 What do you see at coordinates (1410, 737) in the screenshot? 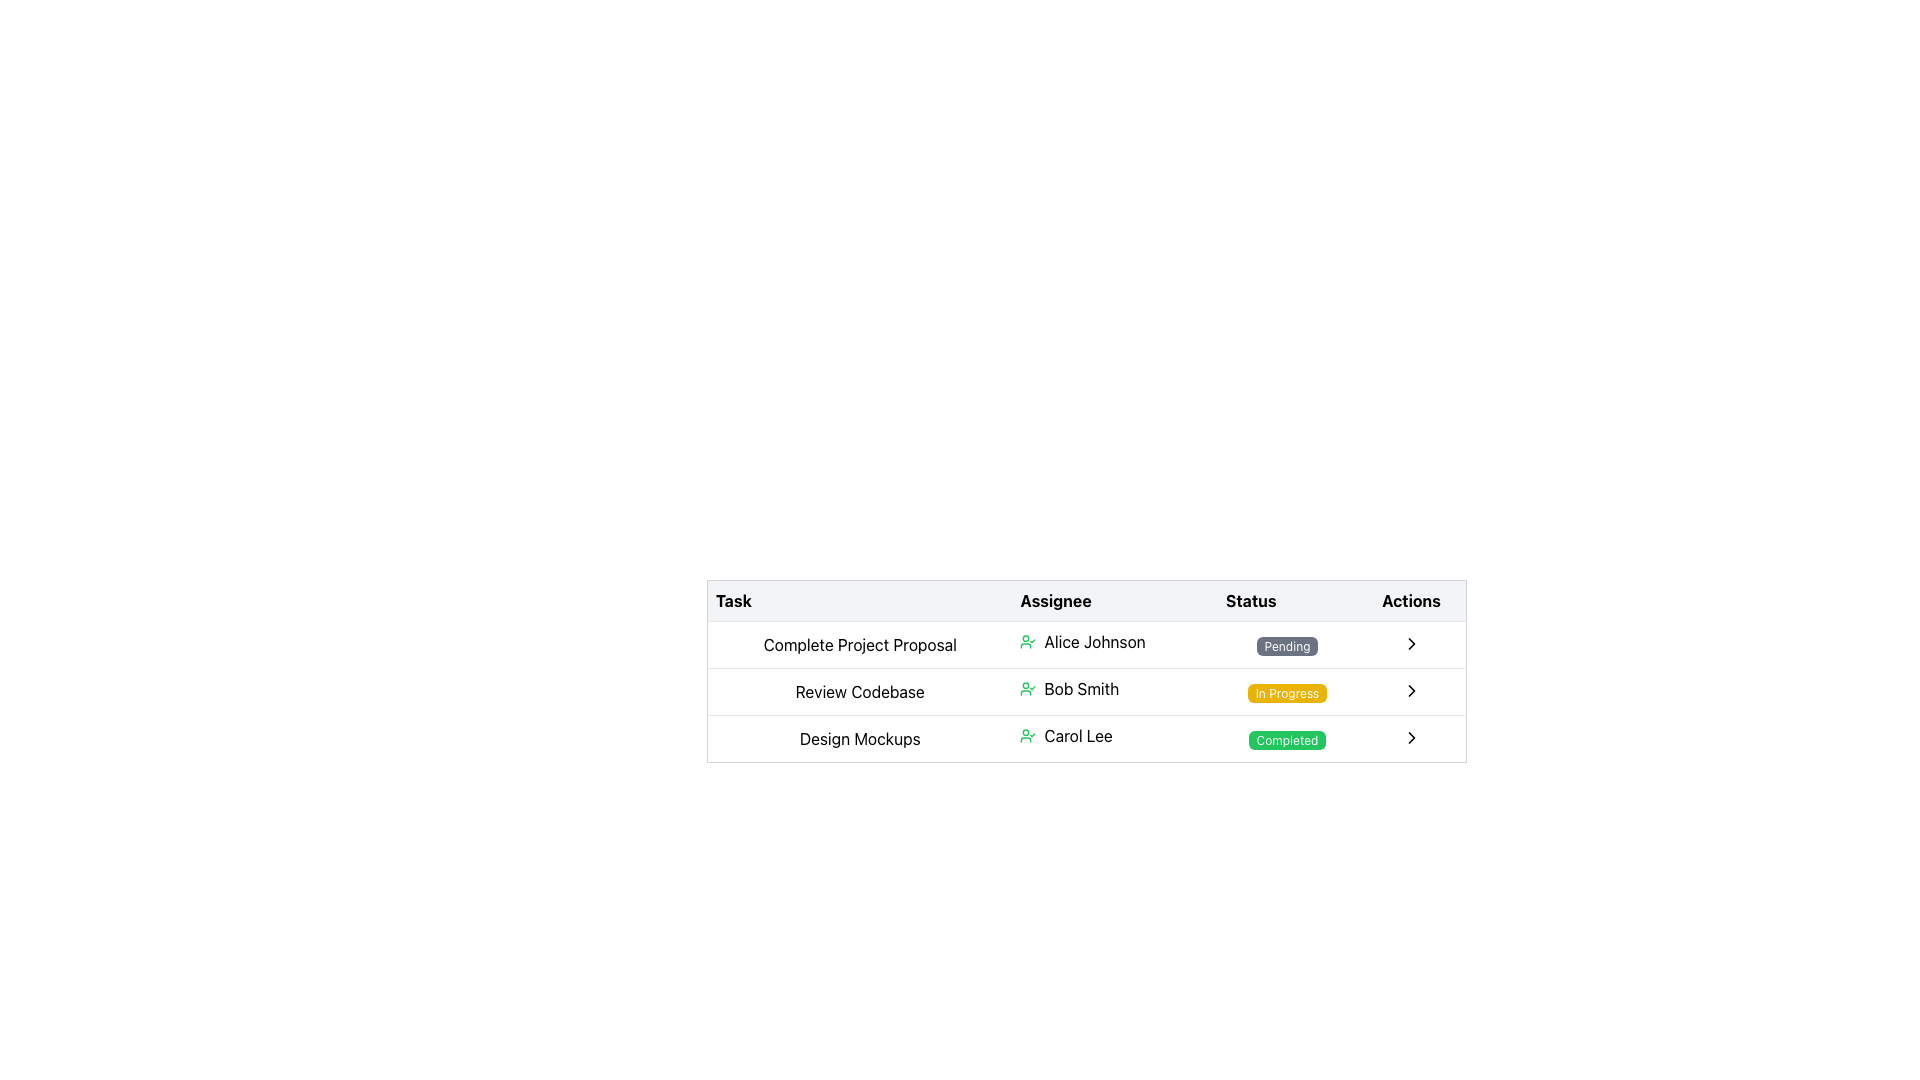
I see `the chevron icon button located in the last row of the table under the 'Actions' column` at bounding box center [1410, 737].